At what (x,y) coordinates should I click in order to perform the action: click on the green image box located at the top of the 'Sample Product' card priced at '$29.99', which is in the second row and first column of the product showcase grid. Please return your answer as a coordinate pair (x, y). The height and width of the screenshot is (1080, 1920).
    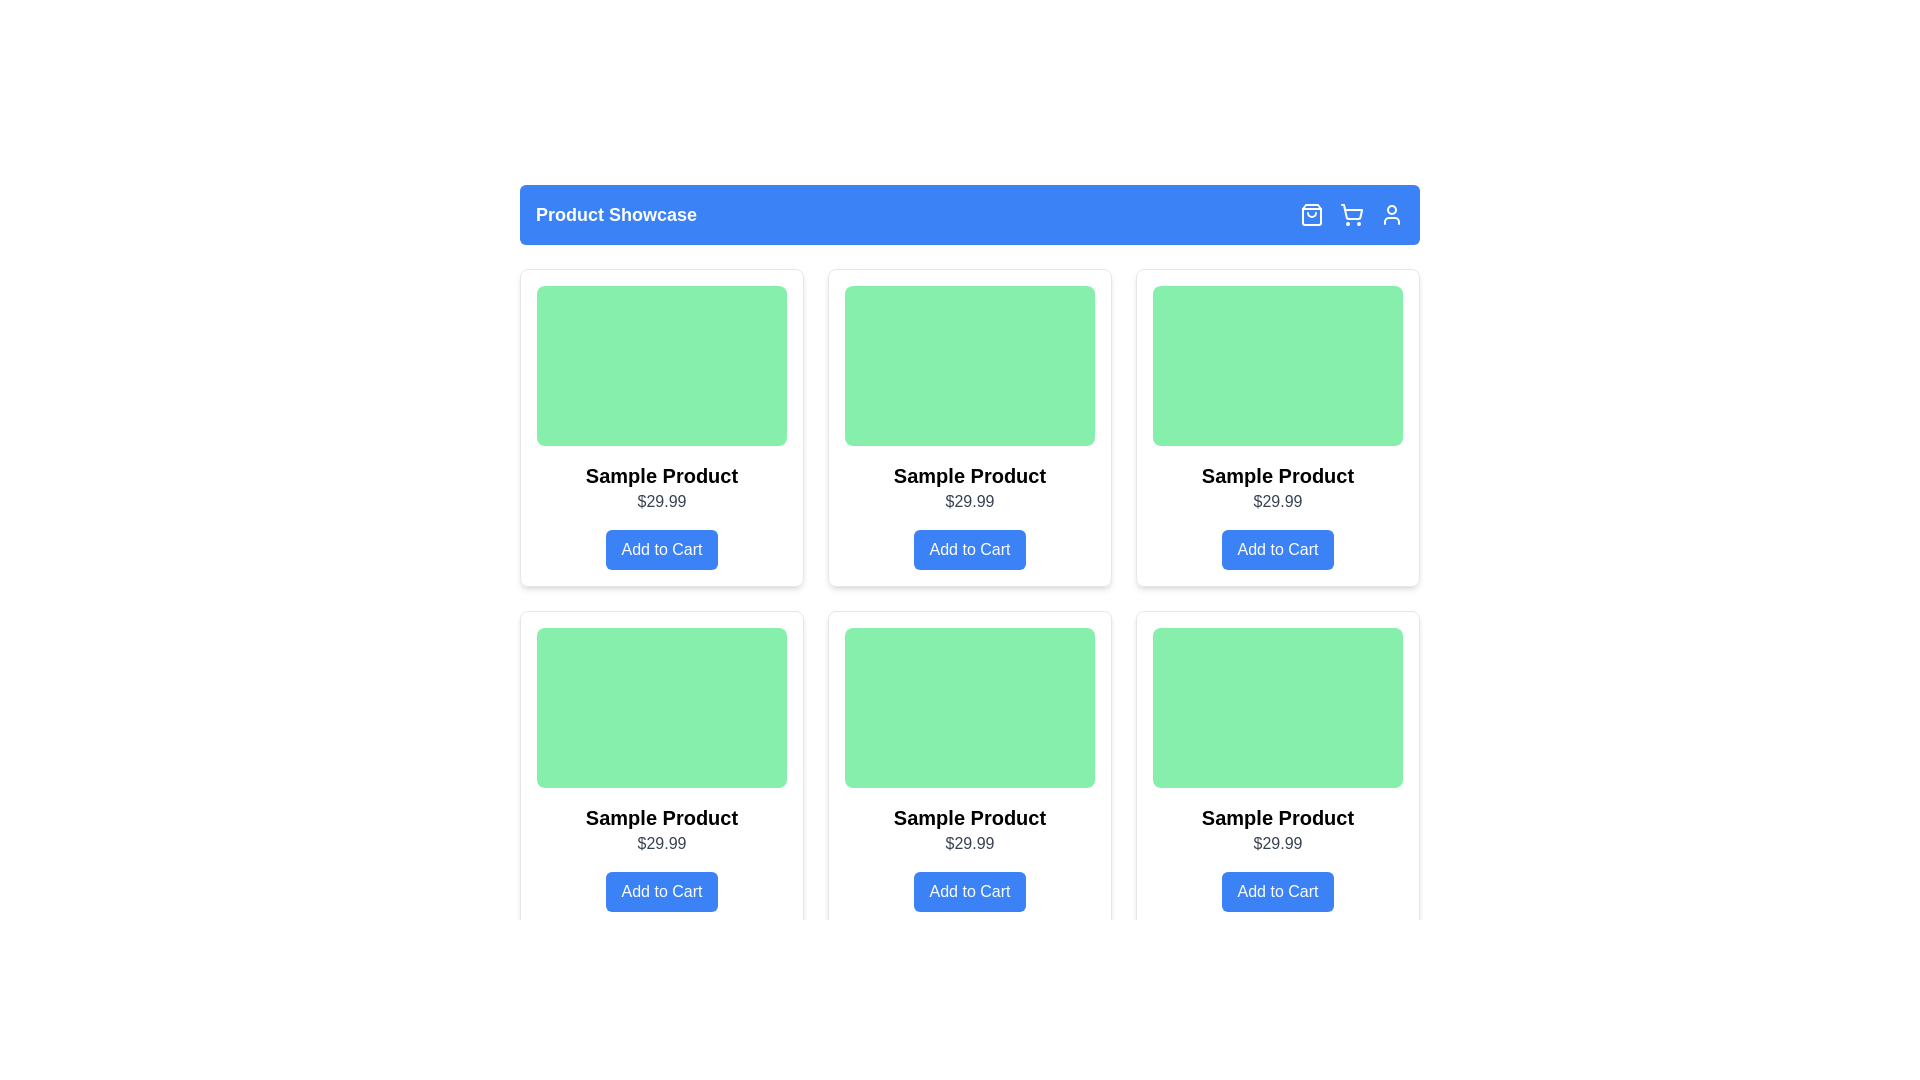
    Looking at the image, I should click on (662, 707).